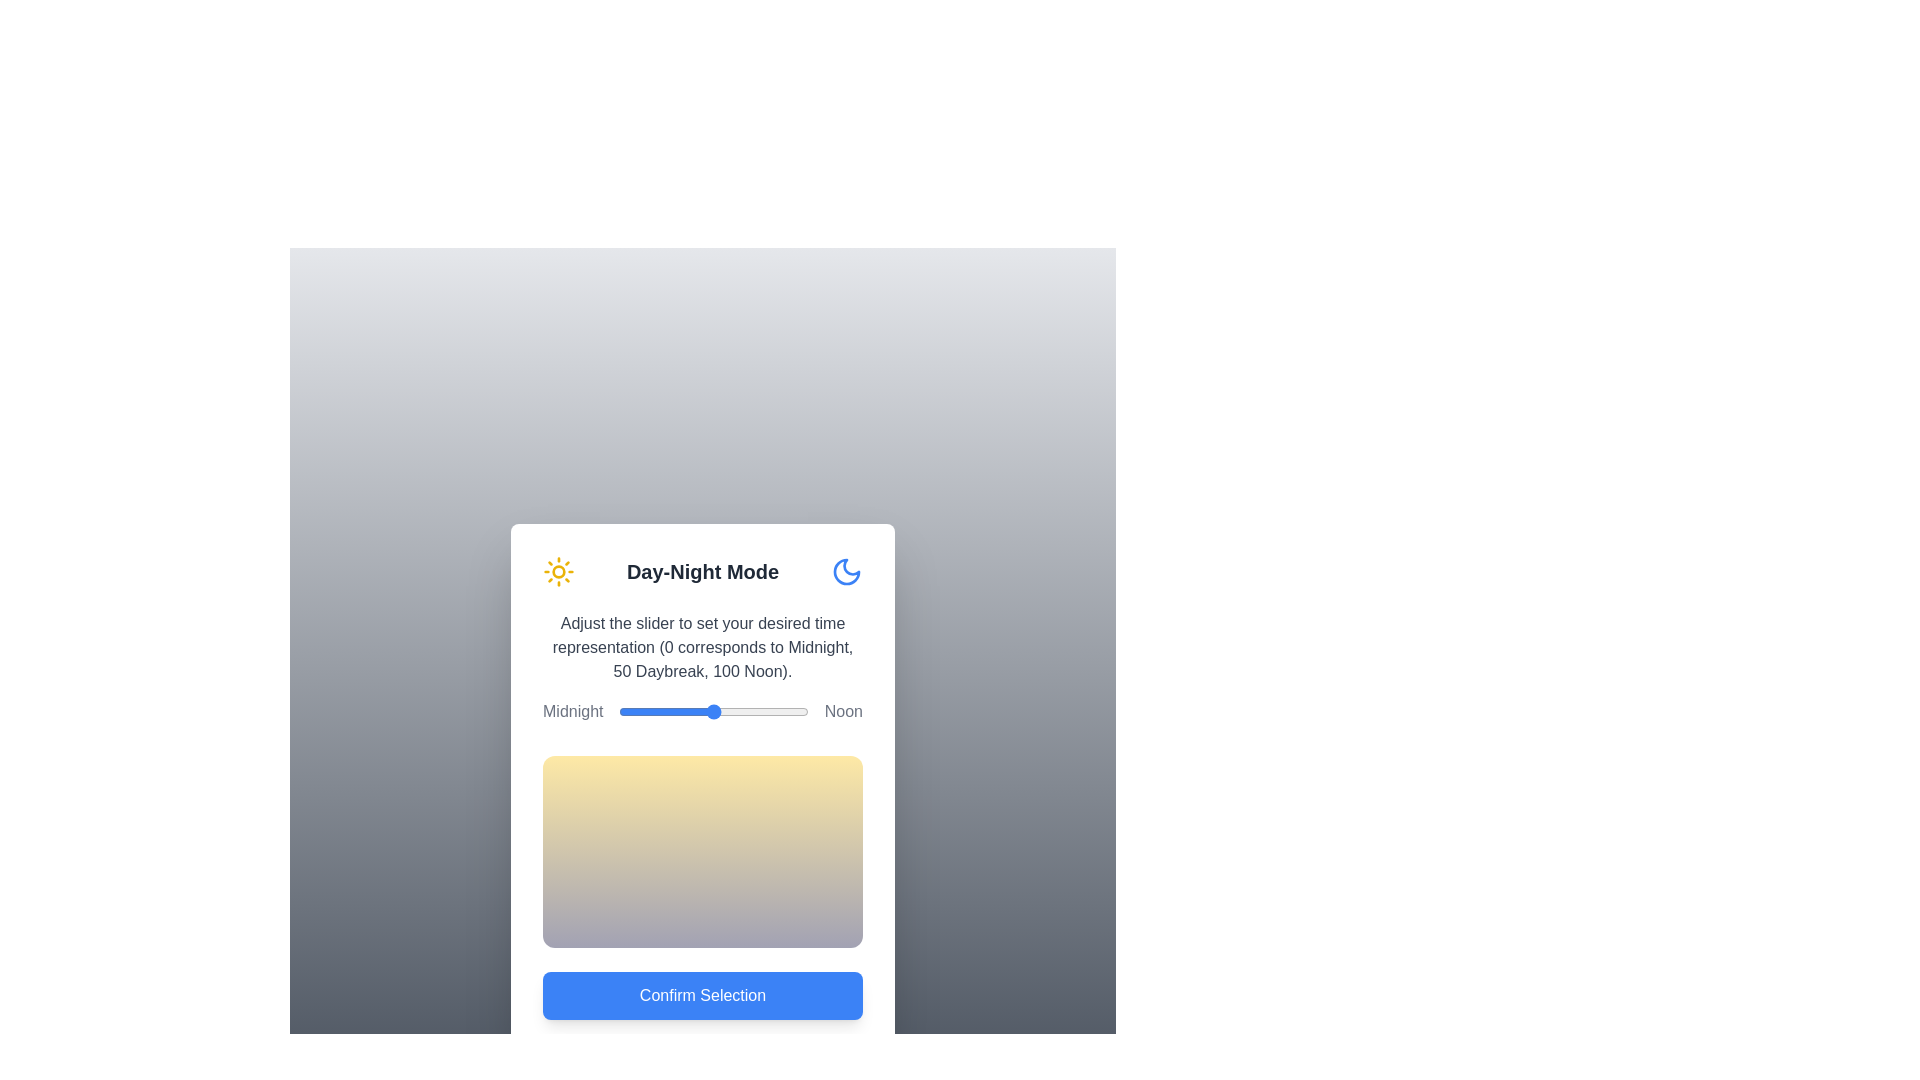 The image size is (1920, 1080). Describe the element at coordinates (790, 711) in the screenshot. I see `the slider to set the time representation to 91` at that location.